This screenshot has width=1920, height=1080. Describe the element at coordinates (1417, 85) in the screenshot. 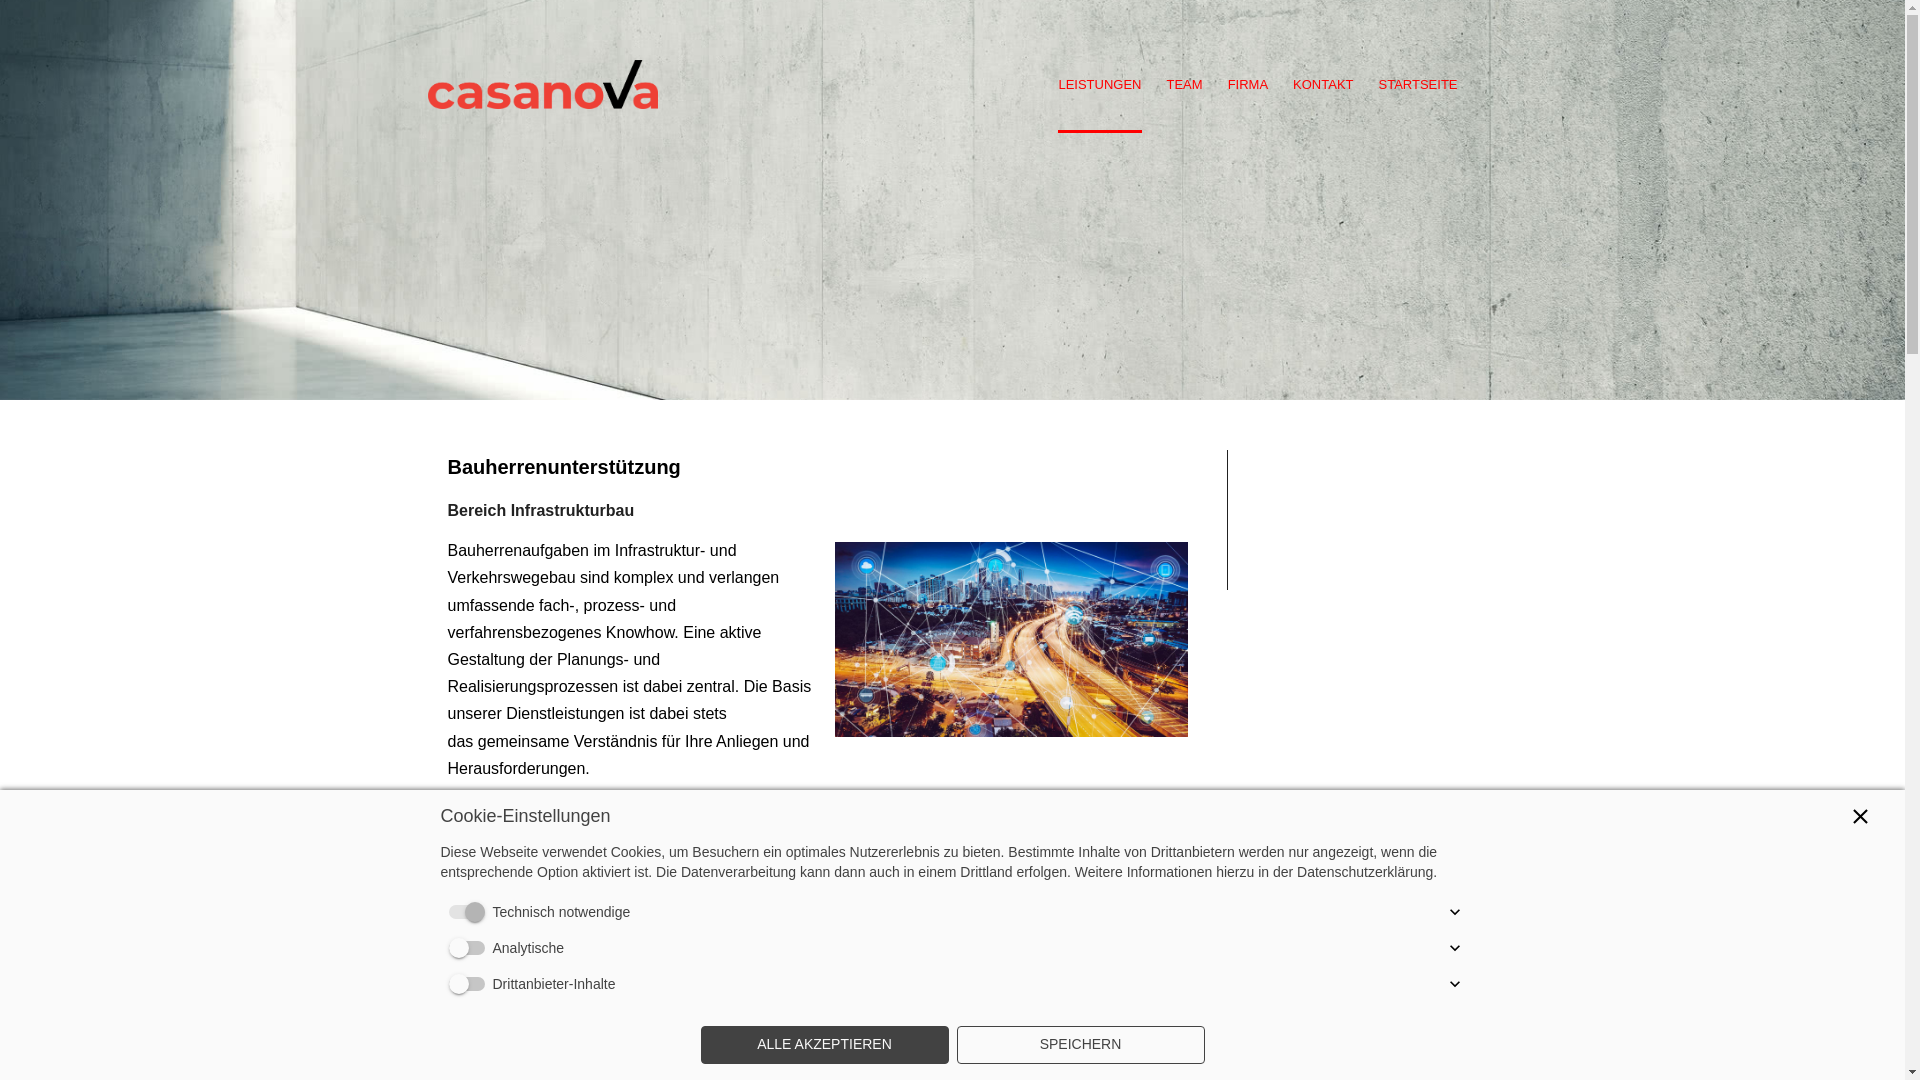

I see `'STARTSEITE'` at that location.